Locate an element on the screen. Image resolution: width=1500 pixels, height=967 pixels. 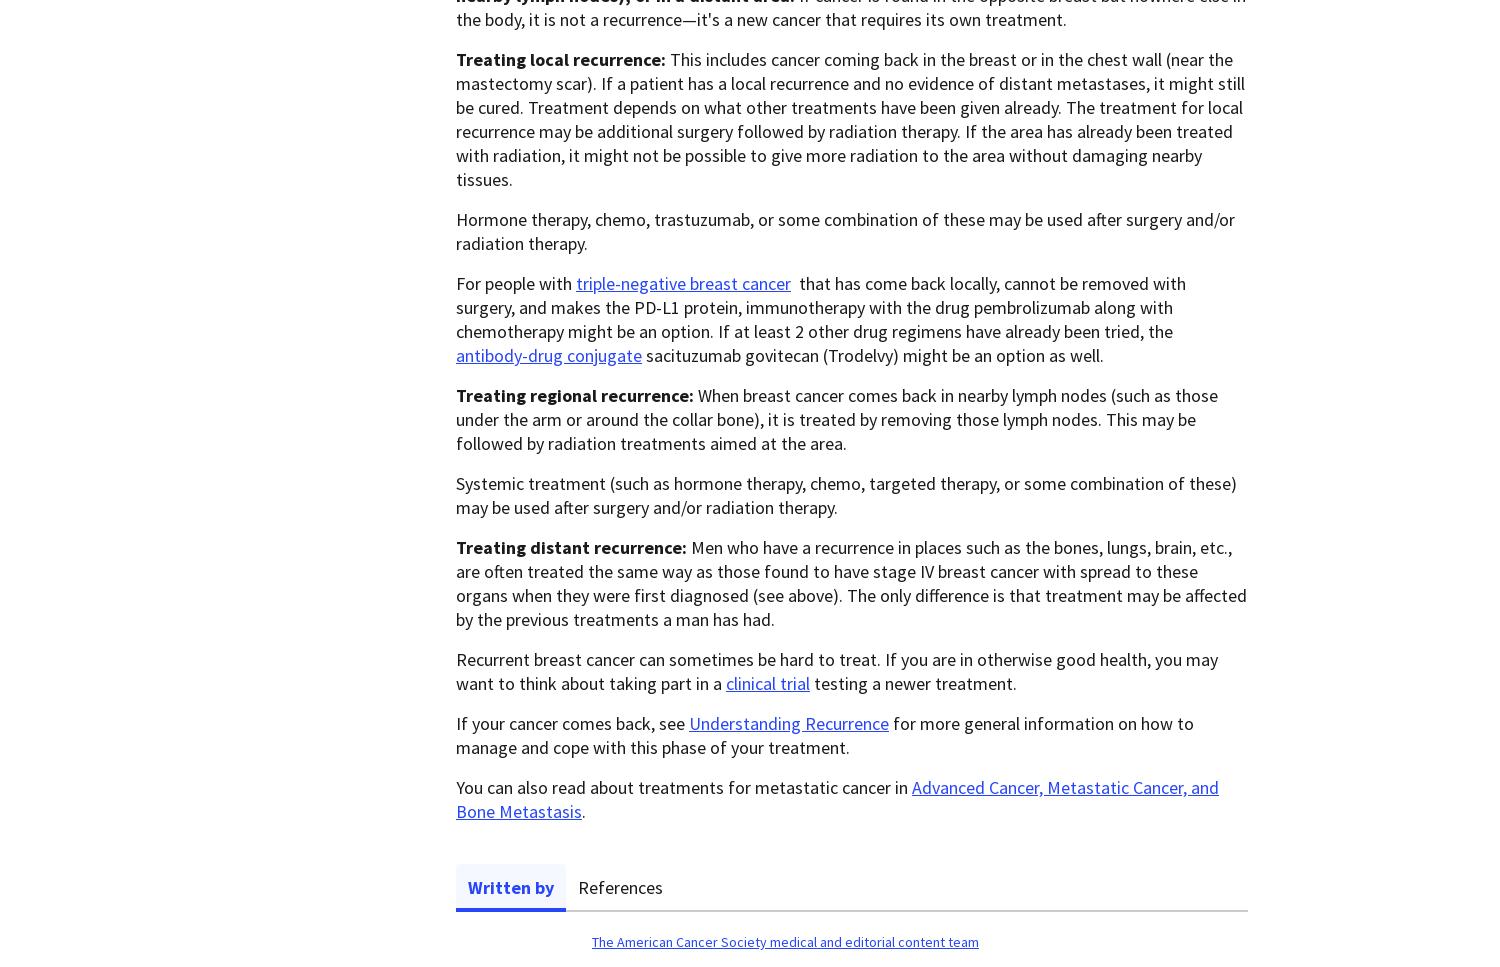
'Written by' is located at coordinates (511, 886).